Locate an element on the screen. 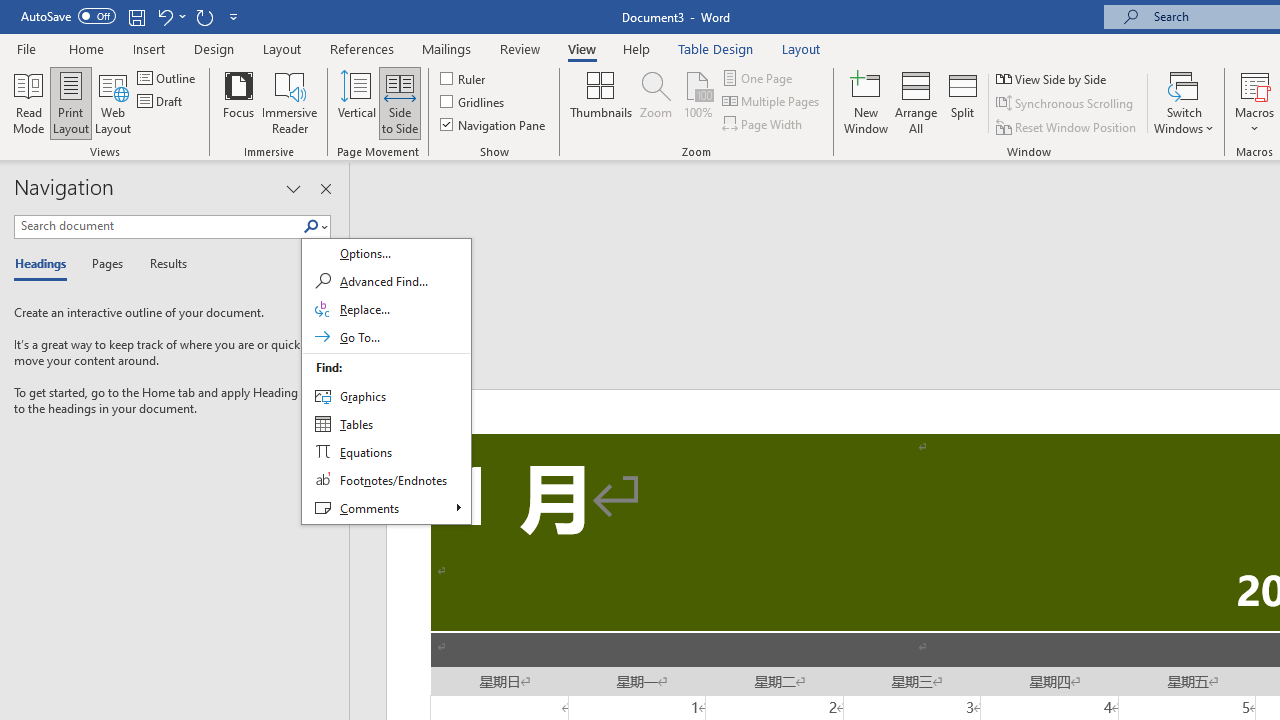 The image size is (1280, 720). 'Help' is located at coordinates (636, 48).